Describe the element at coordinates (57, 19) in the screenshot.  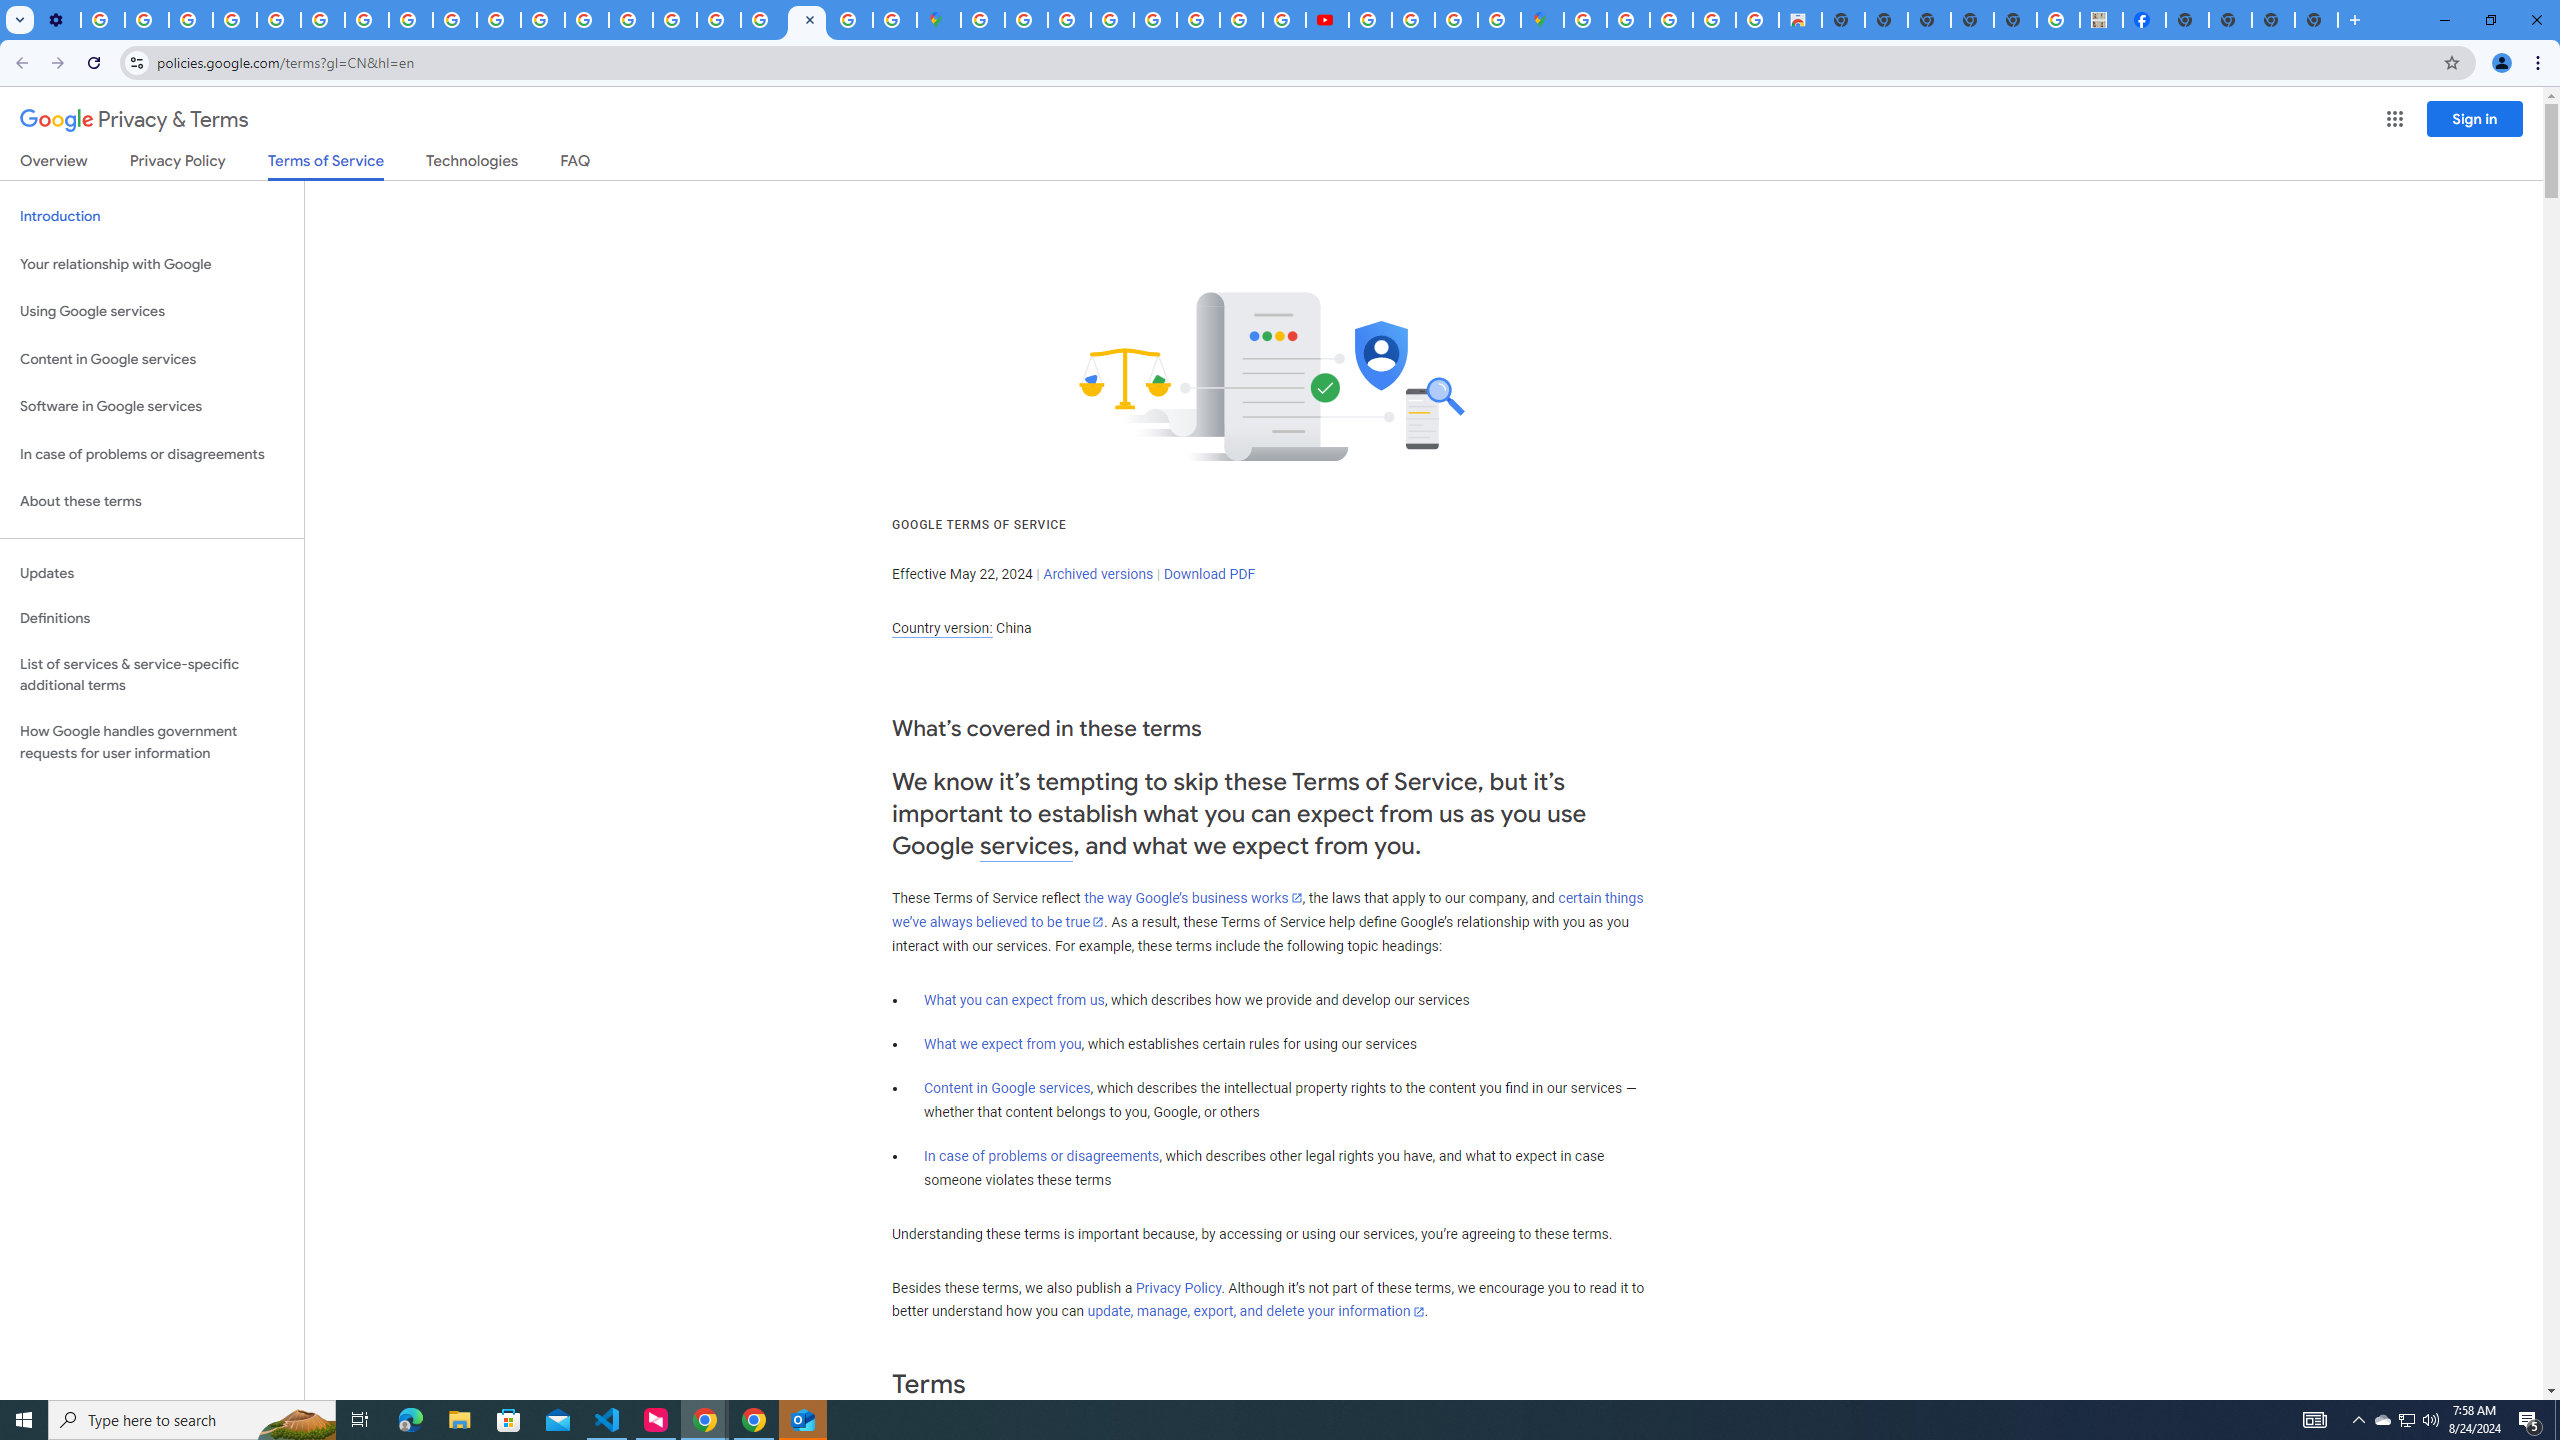
I see `'Settings - Customize profile'` at that location.